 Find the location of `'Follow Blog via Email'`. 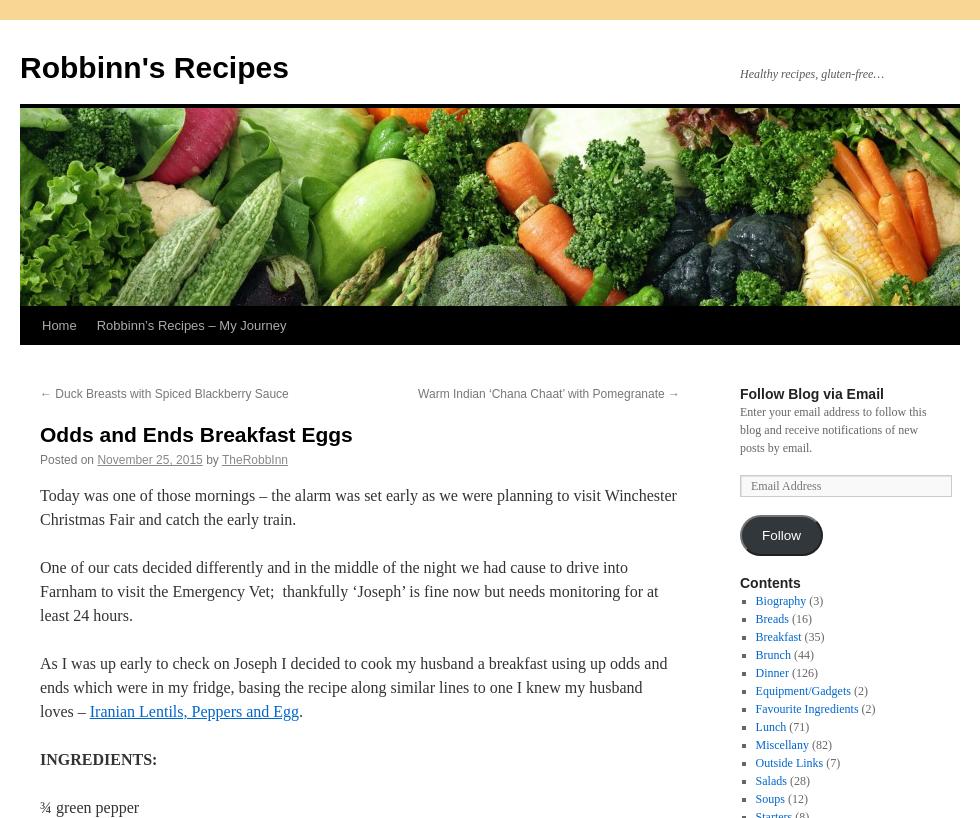

'Follow Blog via Email' is located at coordinates (811, 394).